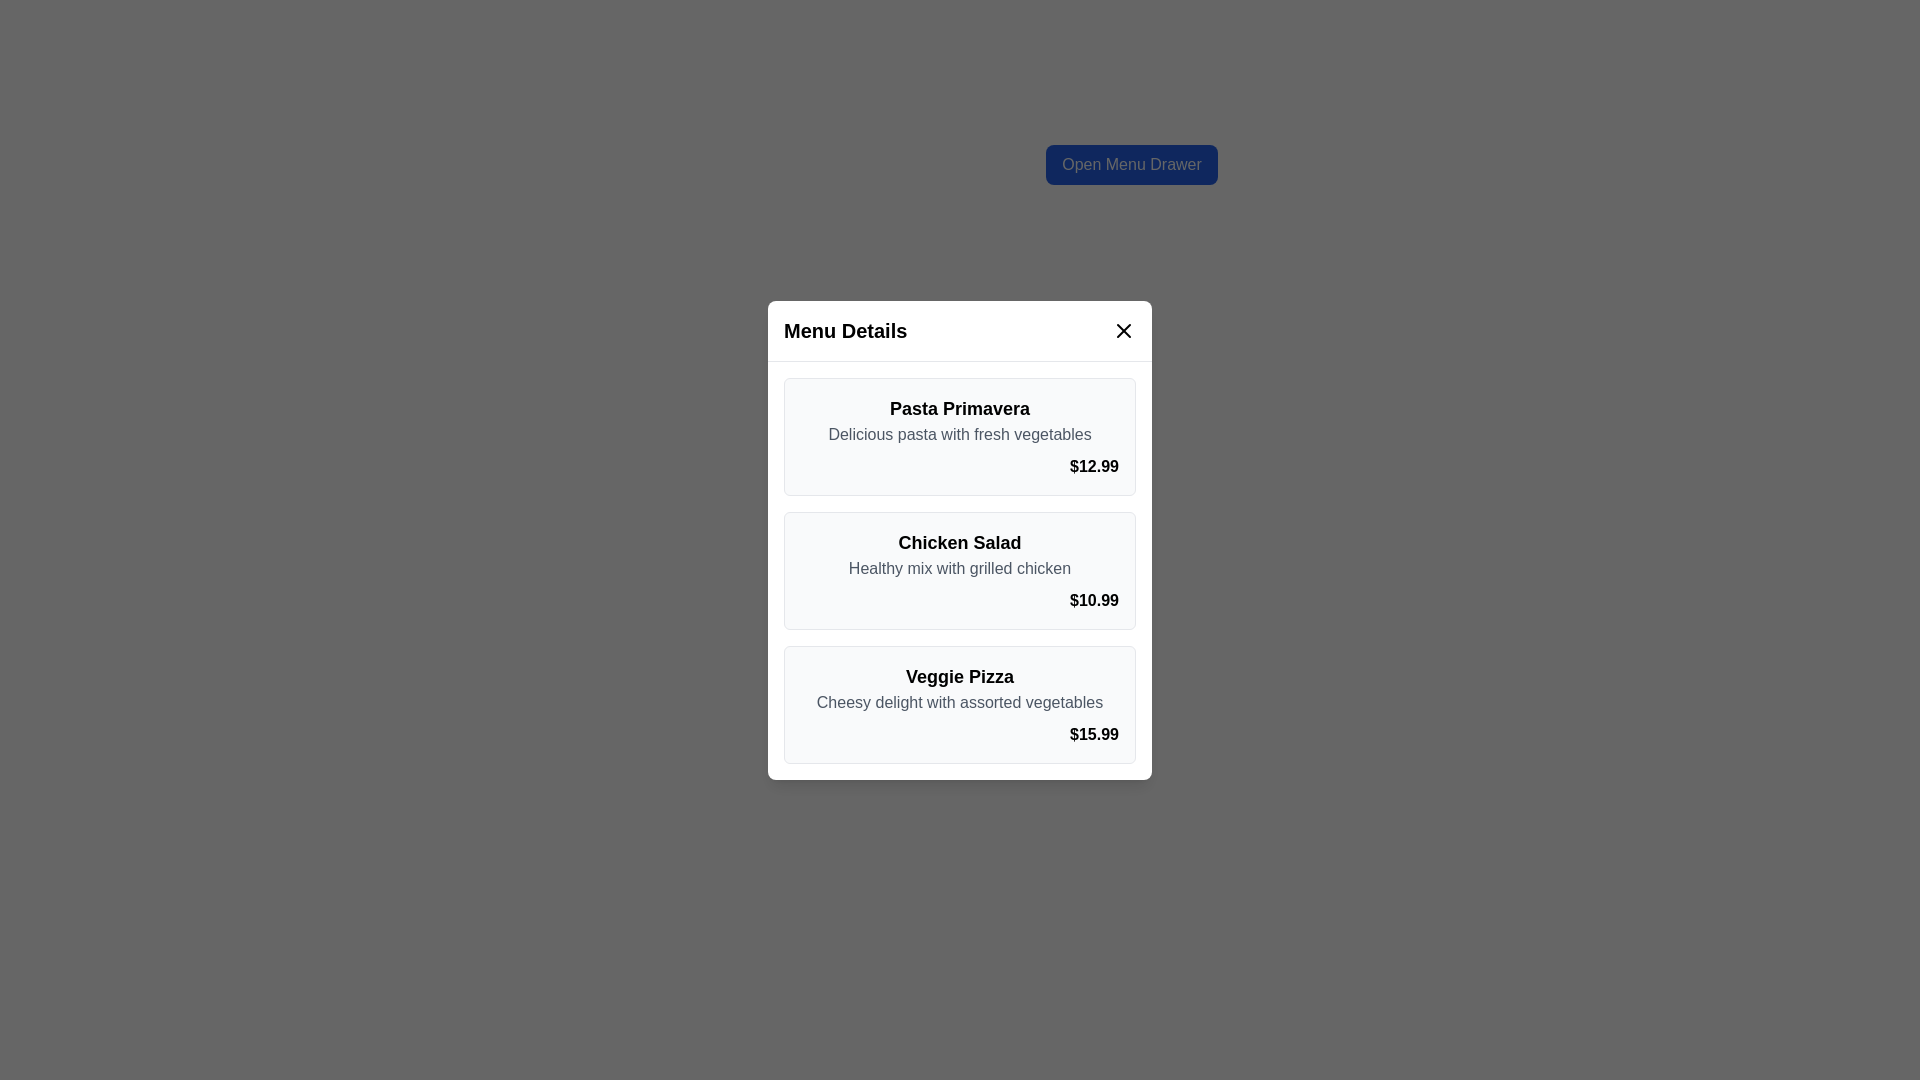  Describe the element at coordinates (1123, 329) in the screenshot. I see `the close icon button located to the right of the 'Menu Details' header` at that location.